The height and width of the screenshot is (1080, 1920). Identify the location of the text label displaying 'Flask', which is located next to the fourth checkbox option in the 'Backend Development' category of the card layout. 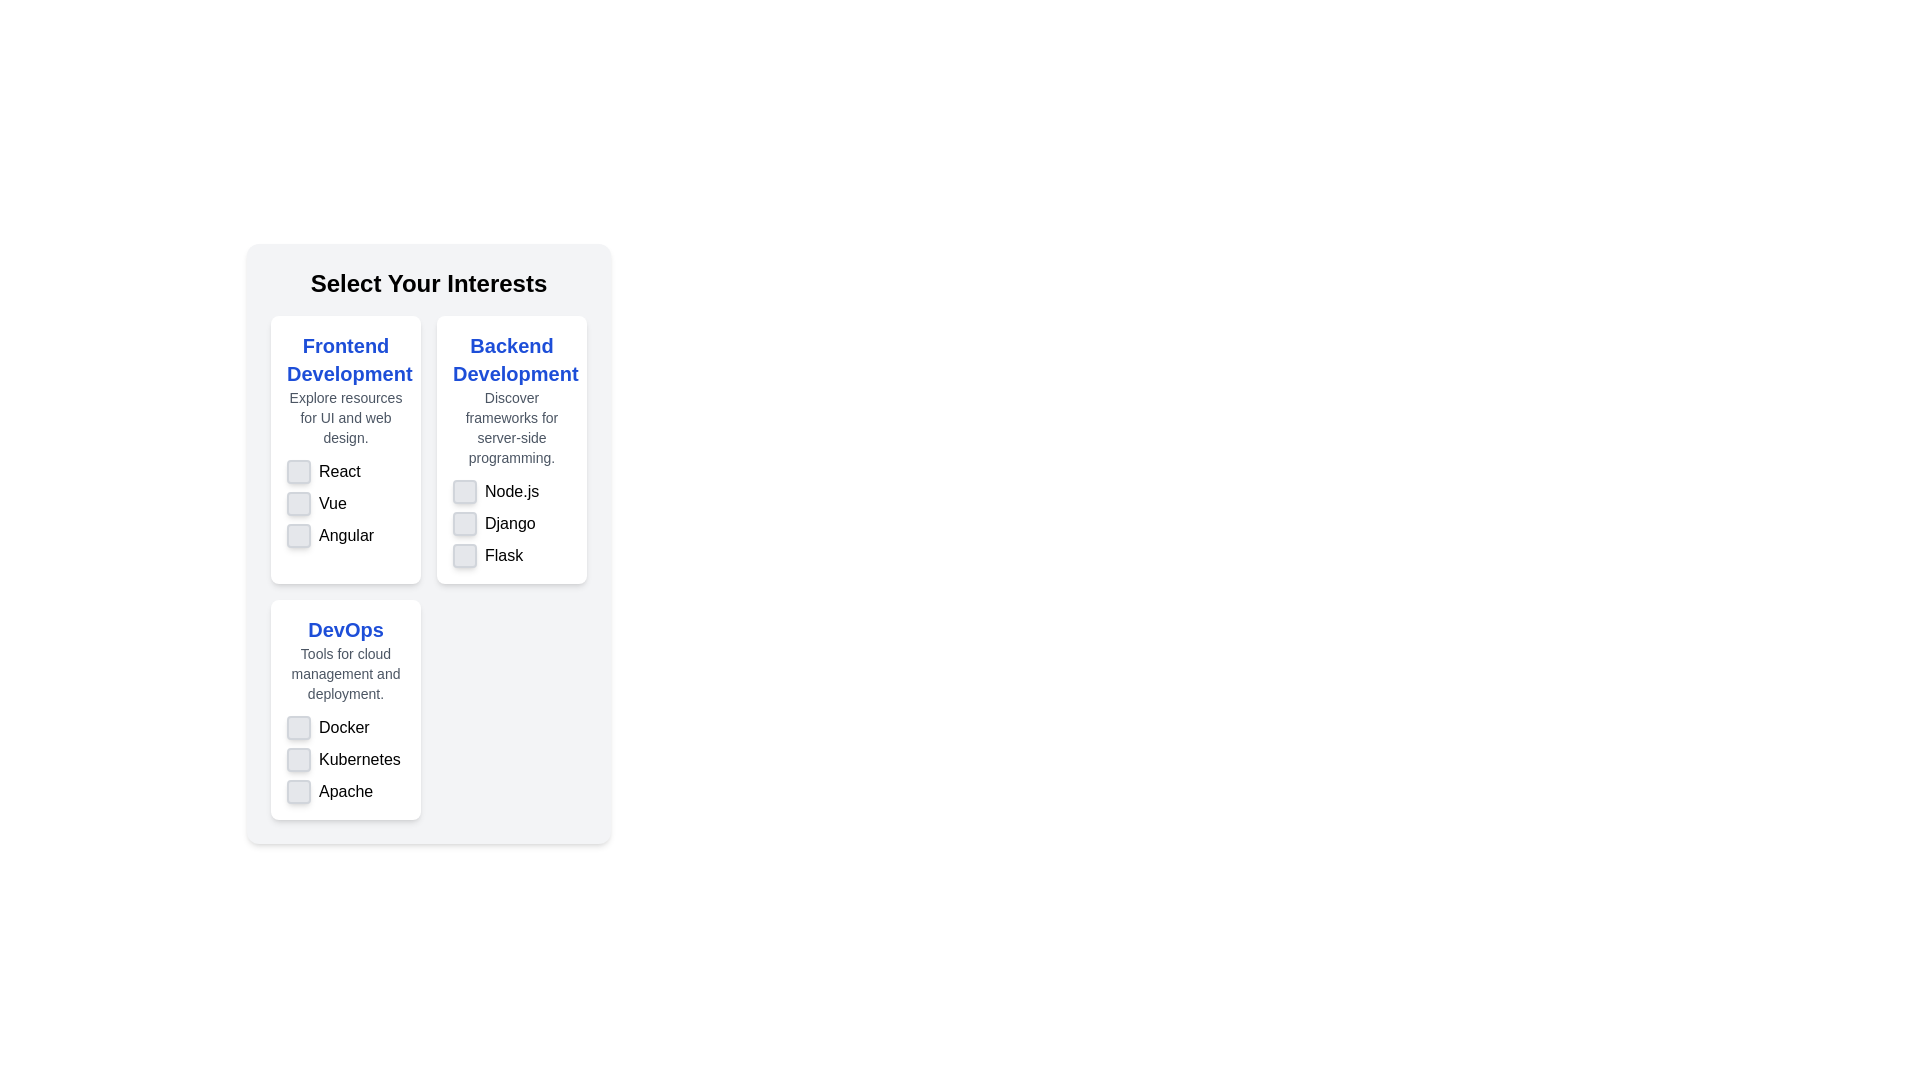
(504, 555).